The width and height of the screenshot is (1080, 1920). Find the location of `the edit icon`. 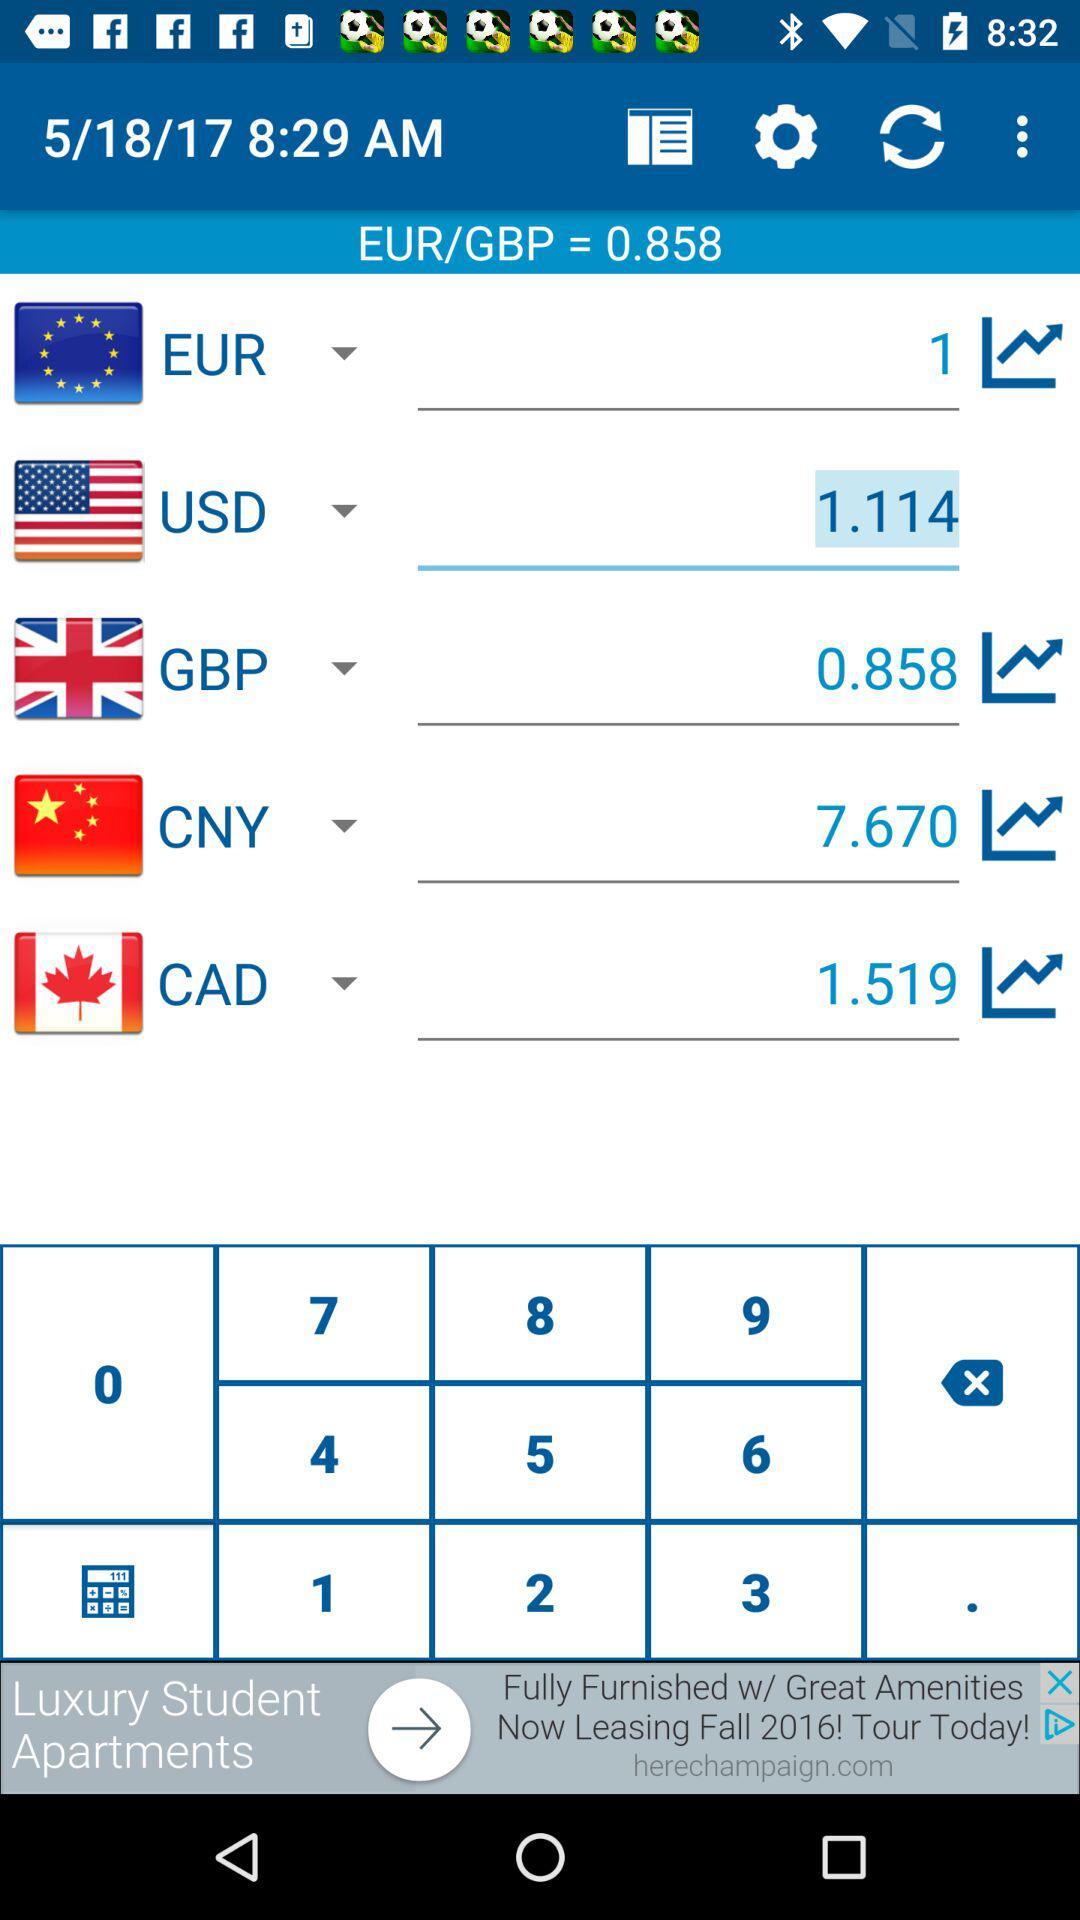

the edit icon is located at coordinates (1022, 825).